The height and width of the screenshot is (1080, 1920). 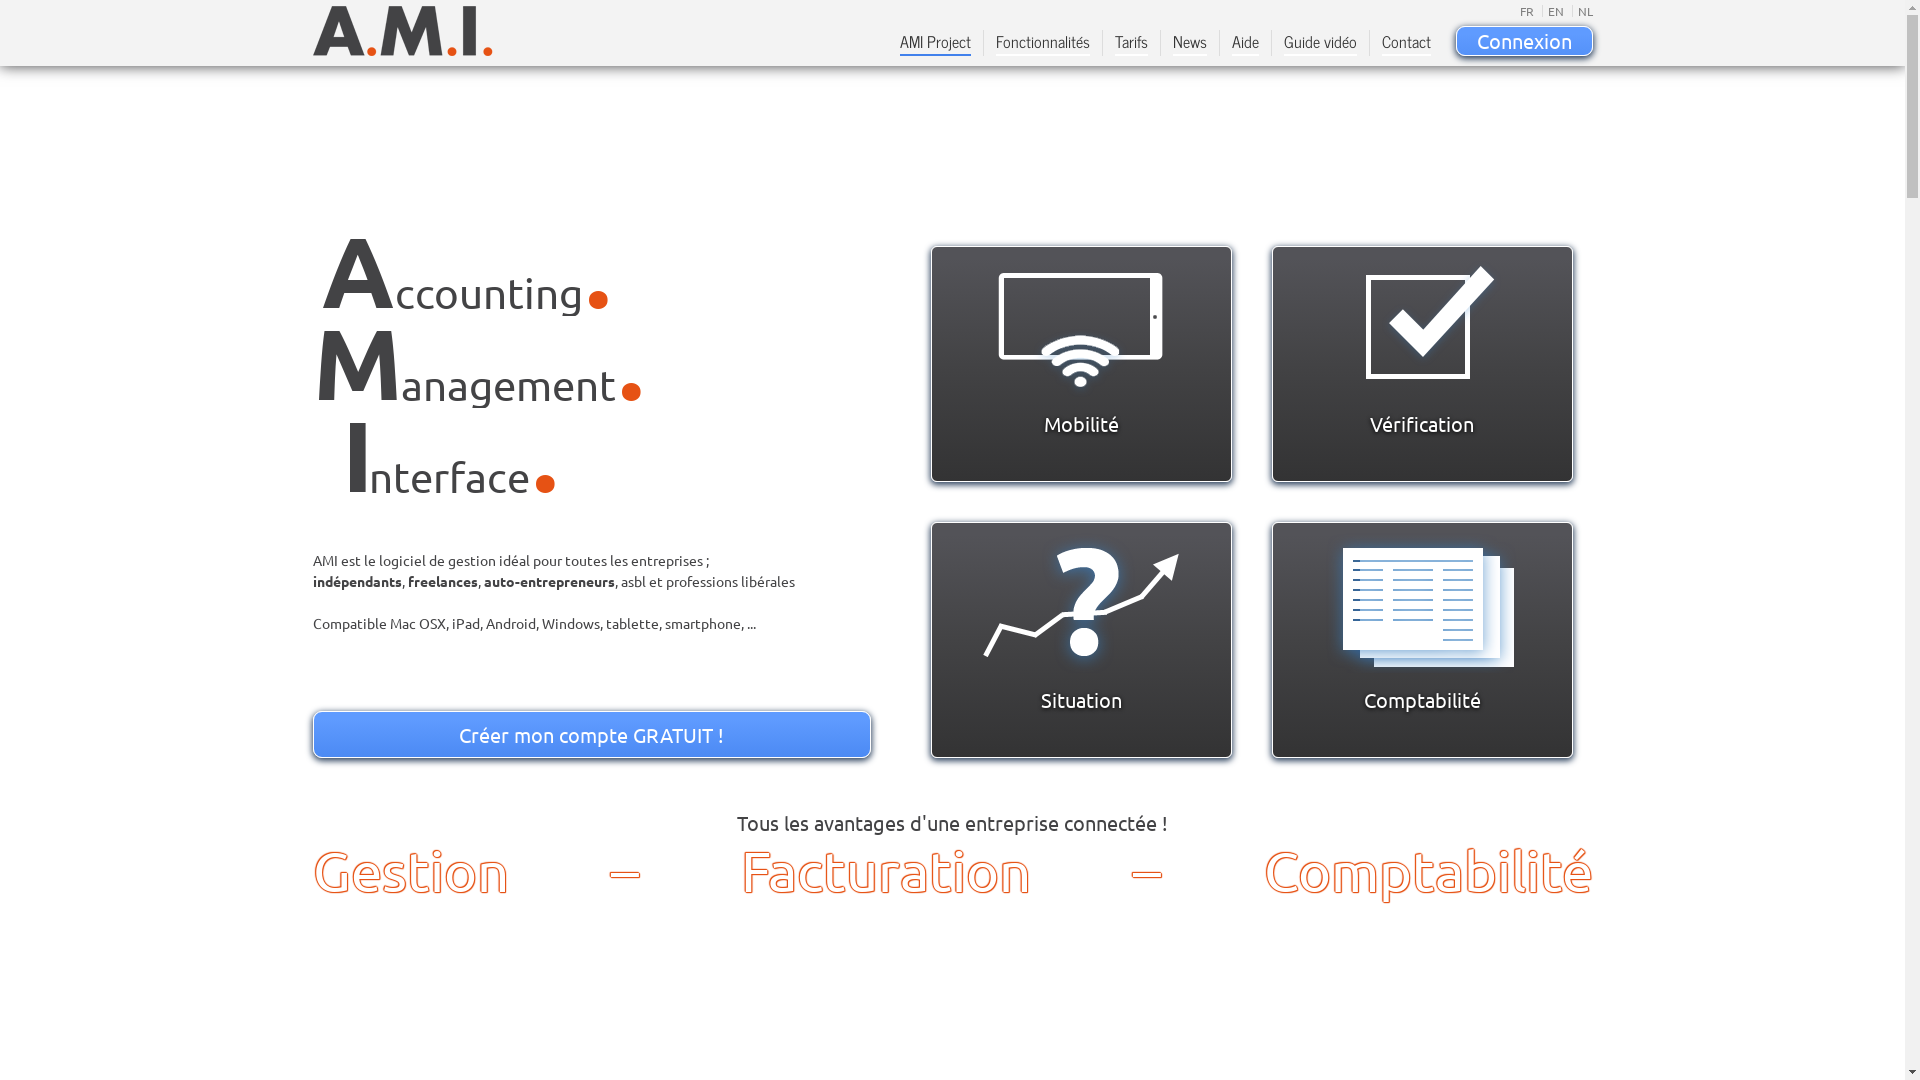 I want to click on 'NL', so click(x=1581, y=11).